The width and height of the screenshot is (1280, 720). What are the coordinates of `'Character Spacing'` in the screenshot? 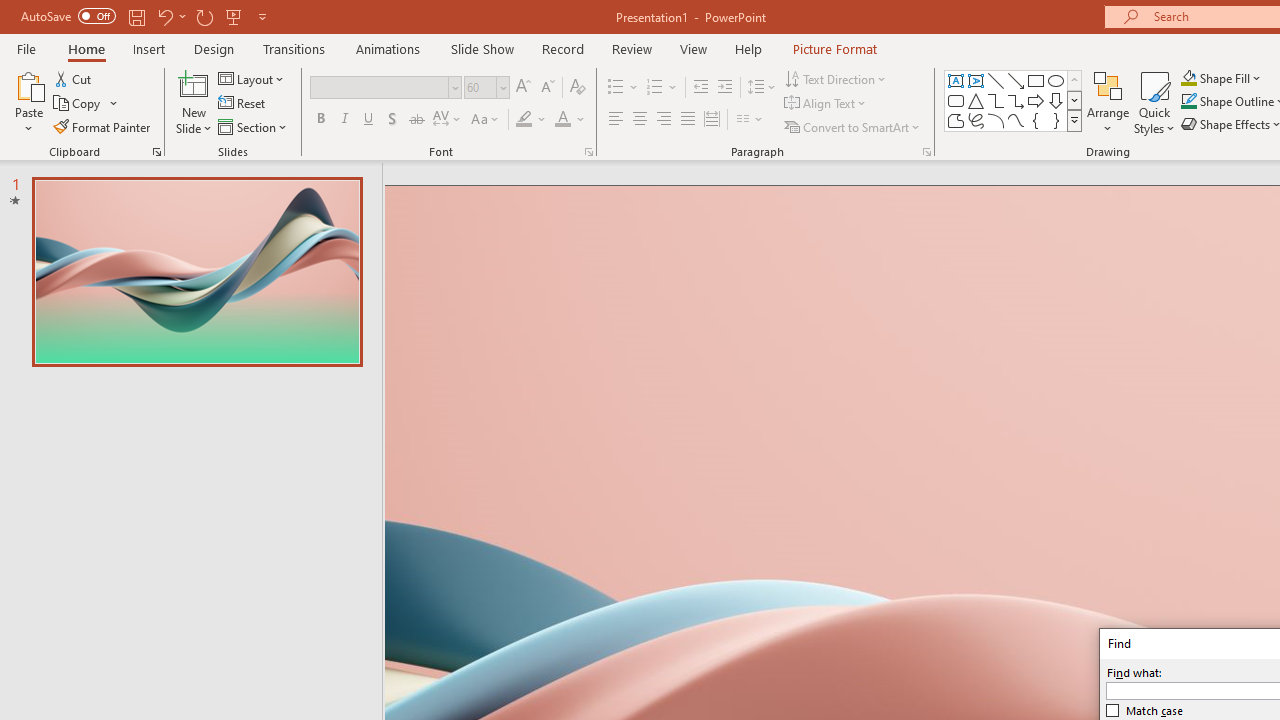 It's located at (447, 119).